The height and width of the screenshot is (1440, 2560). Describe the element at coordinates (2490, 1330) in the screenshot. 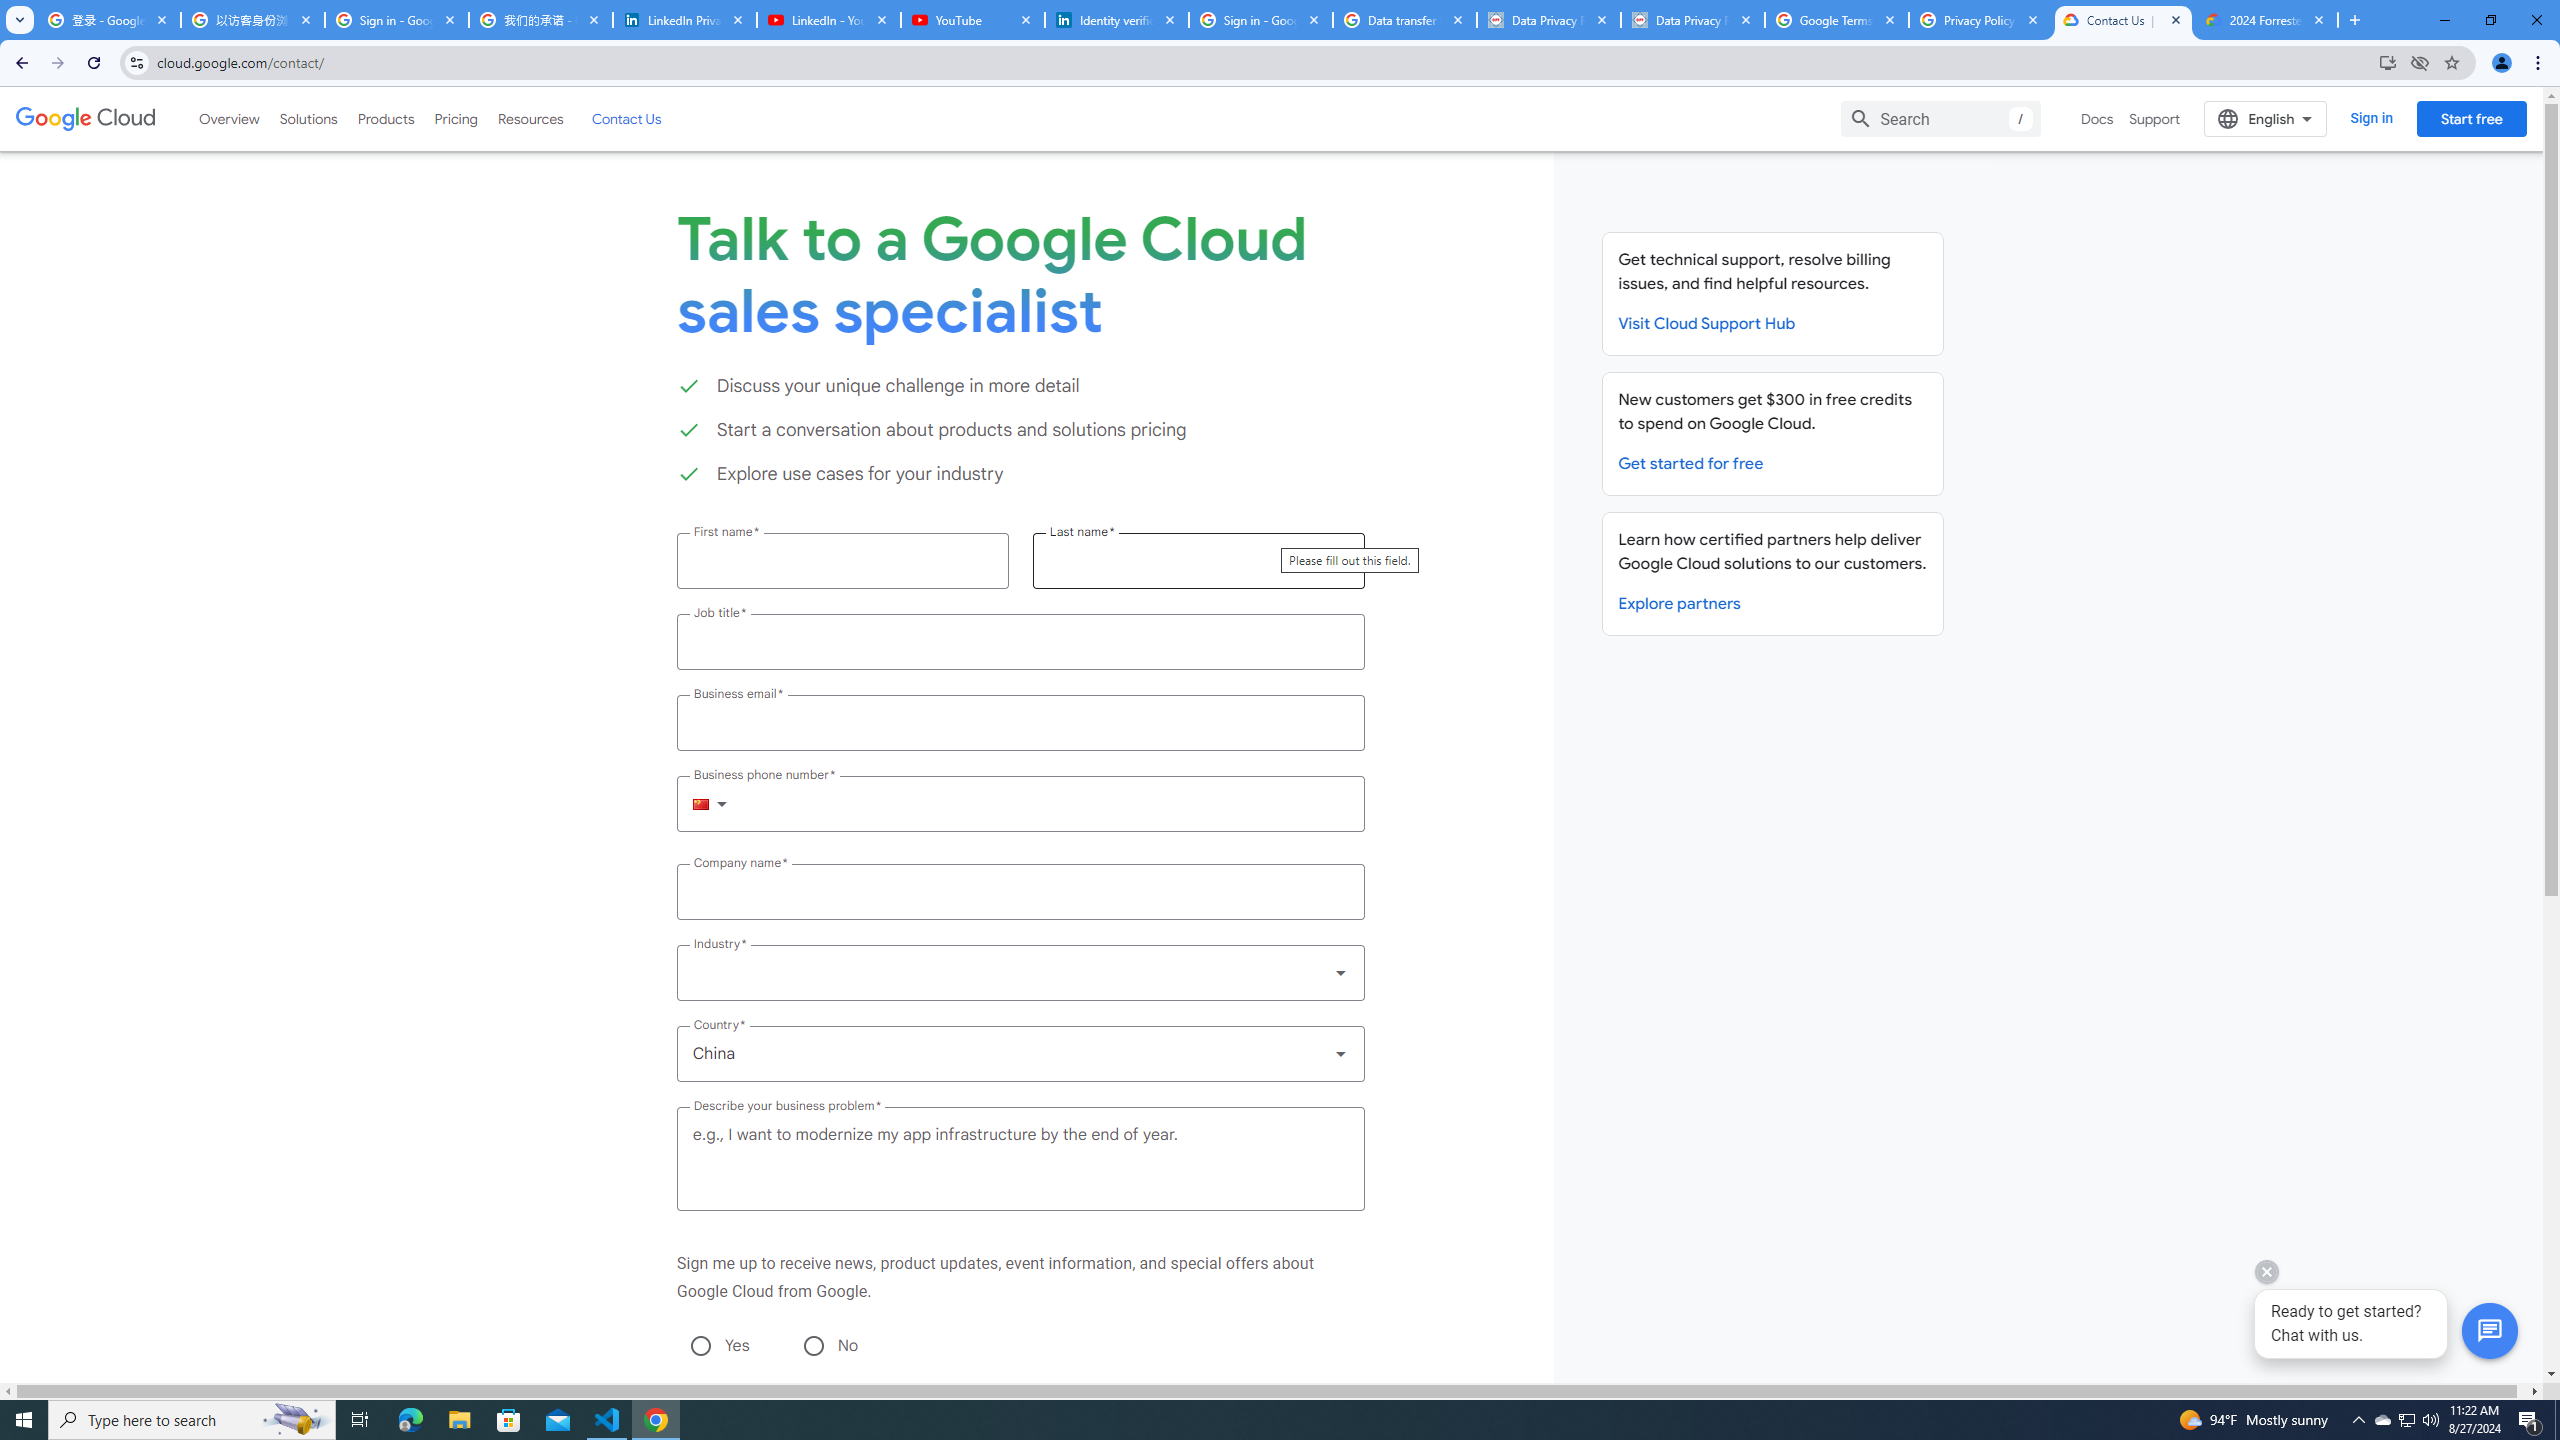

I see `'Button to activate chat'` at that location.